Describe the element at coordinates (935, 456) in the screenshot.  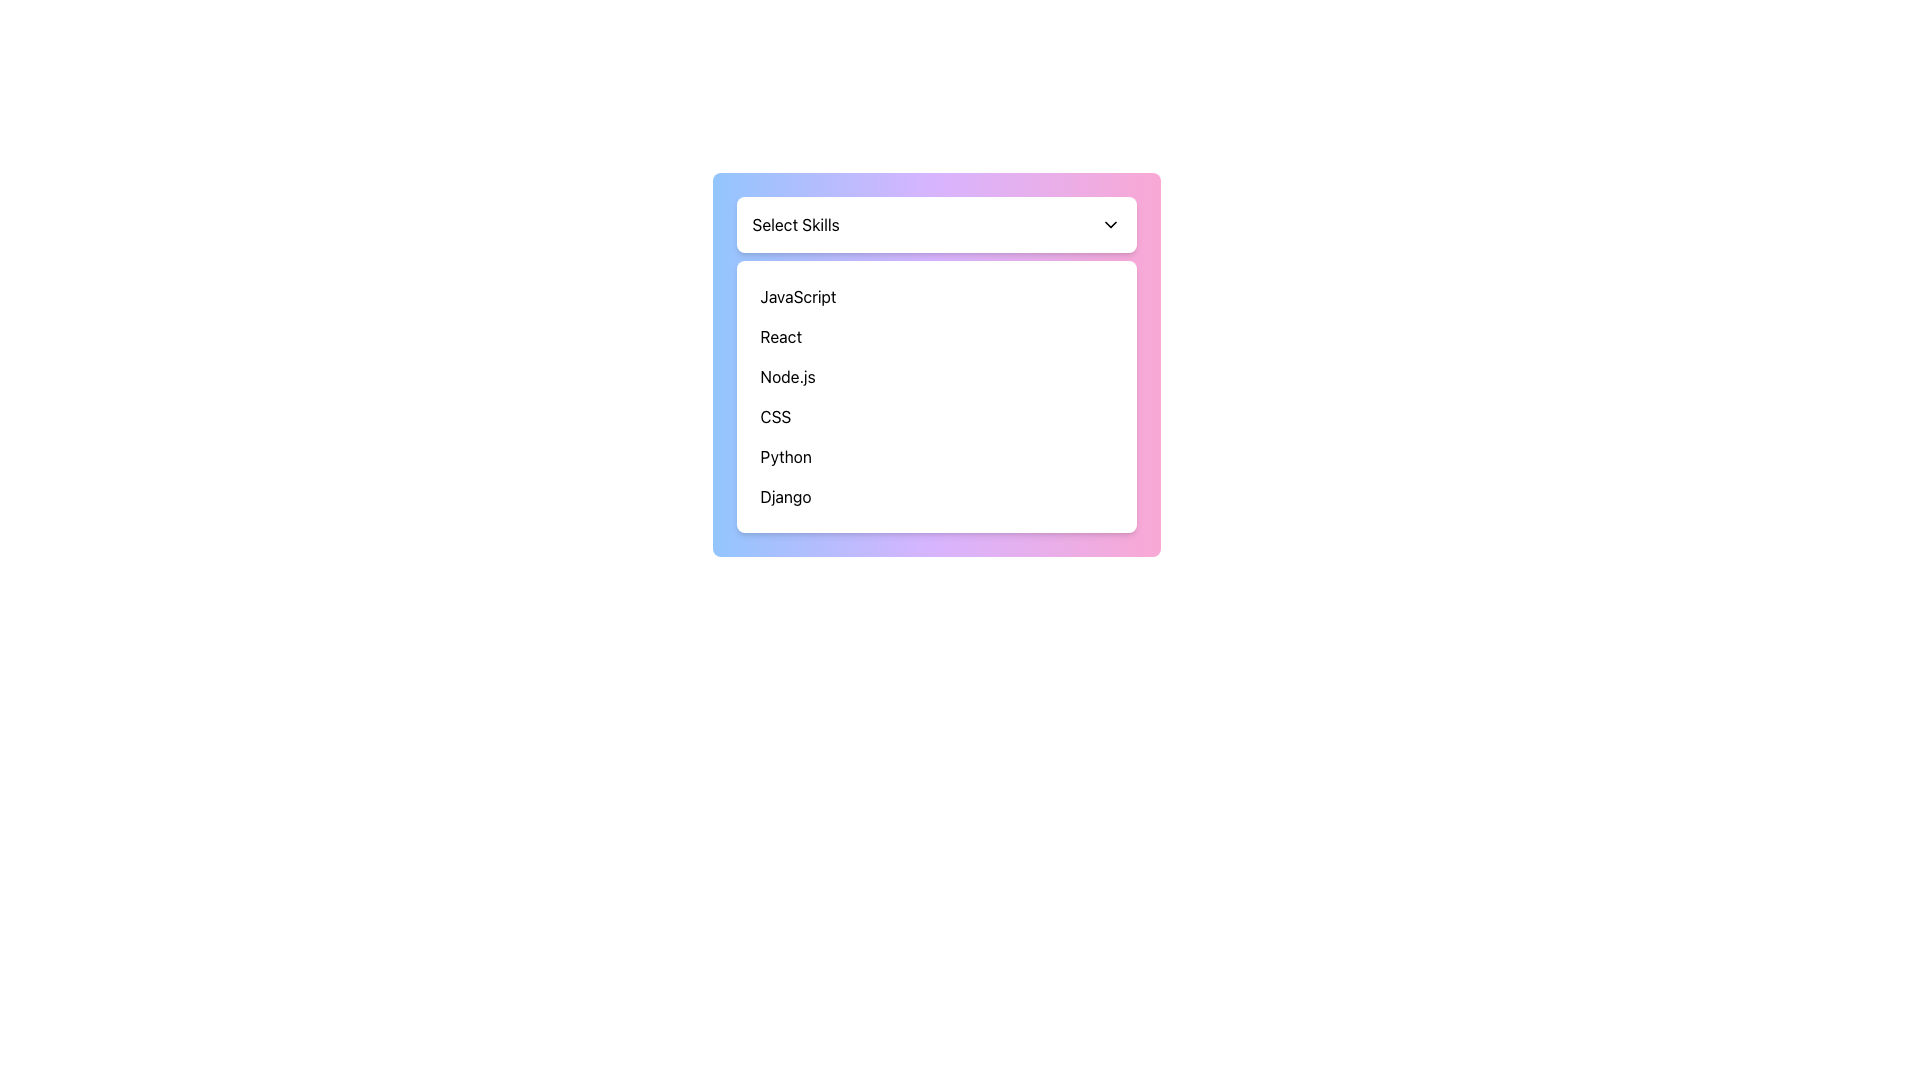
I see `the 'Python' option in the dropdown menu, which is the fifth item in a vertical list, located between 'CSS' and 'Django'` at that location.